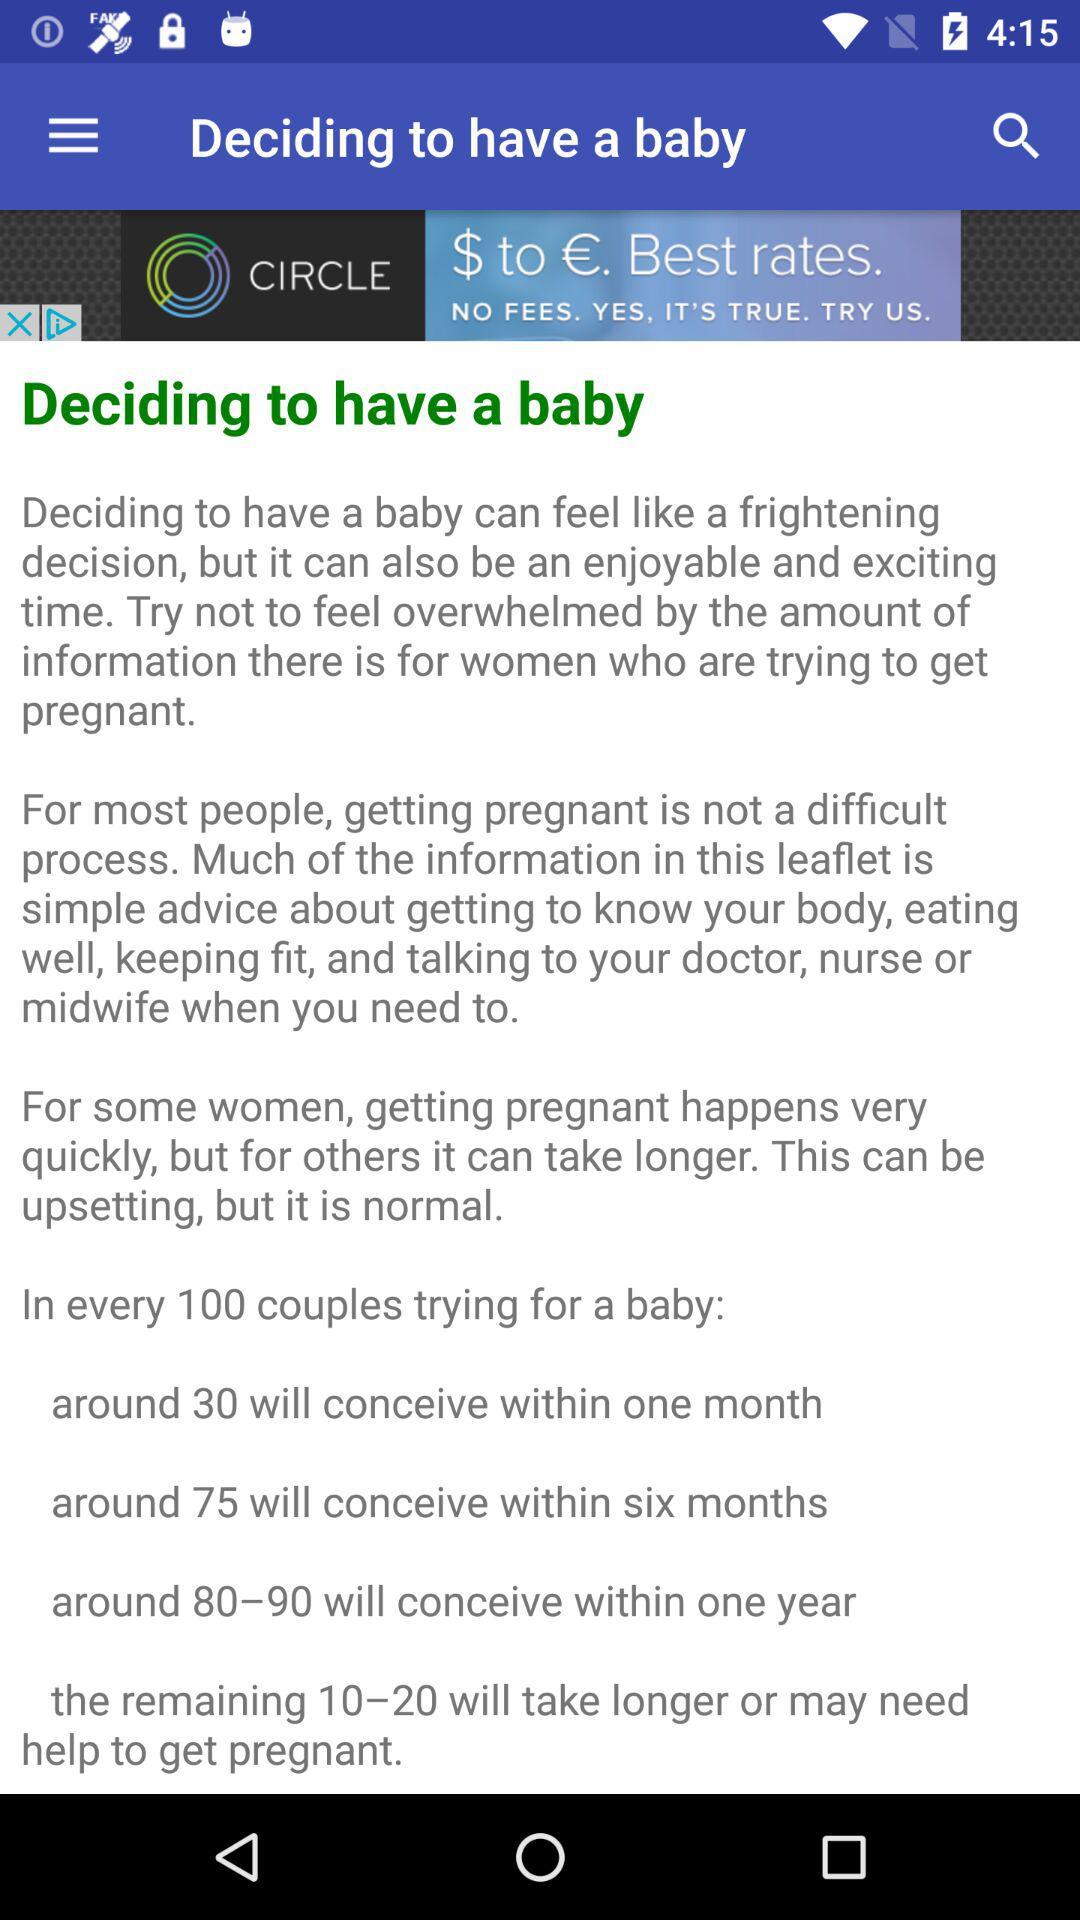 The width and height of the screenshot is (1080, 1920). Describe the element at coordinates (540, 274) in the screenshot. I see `the advertisement` at that location.